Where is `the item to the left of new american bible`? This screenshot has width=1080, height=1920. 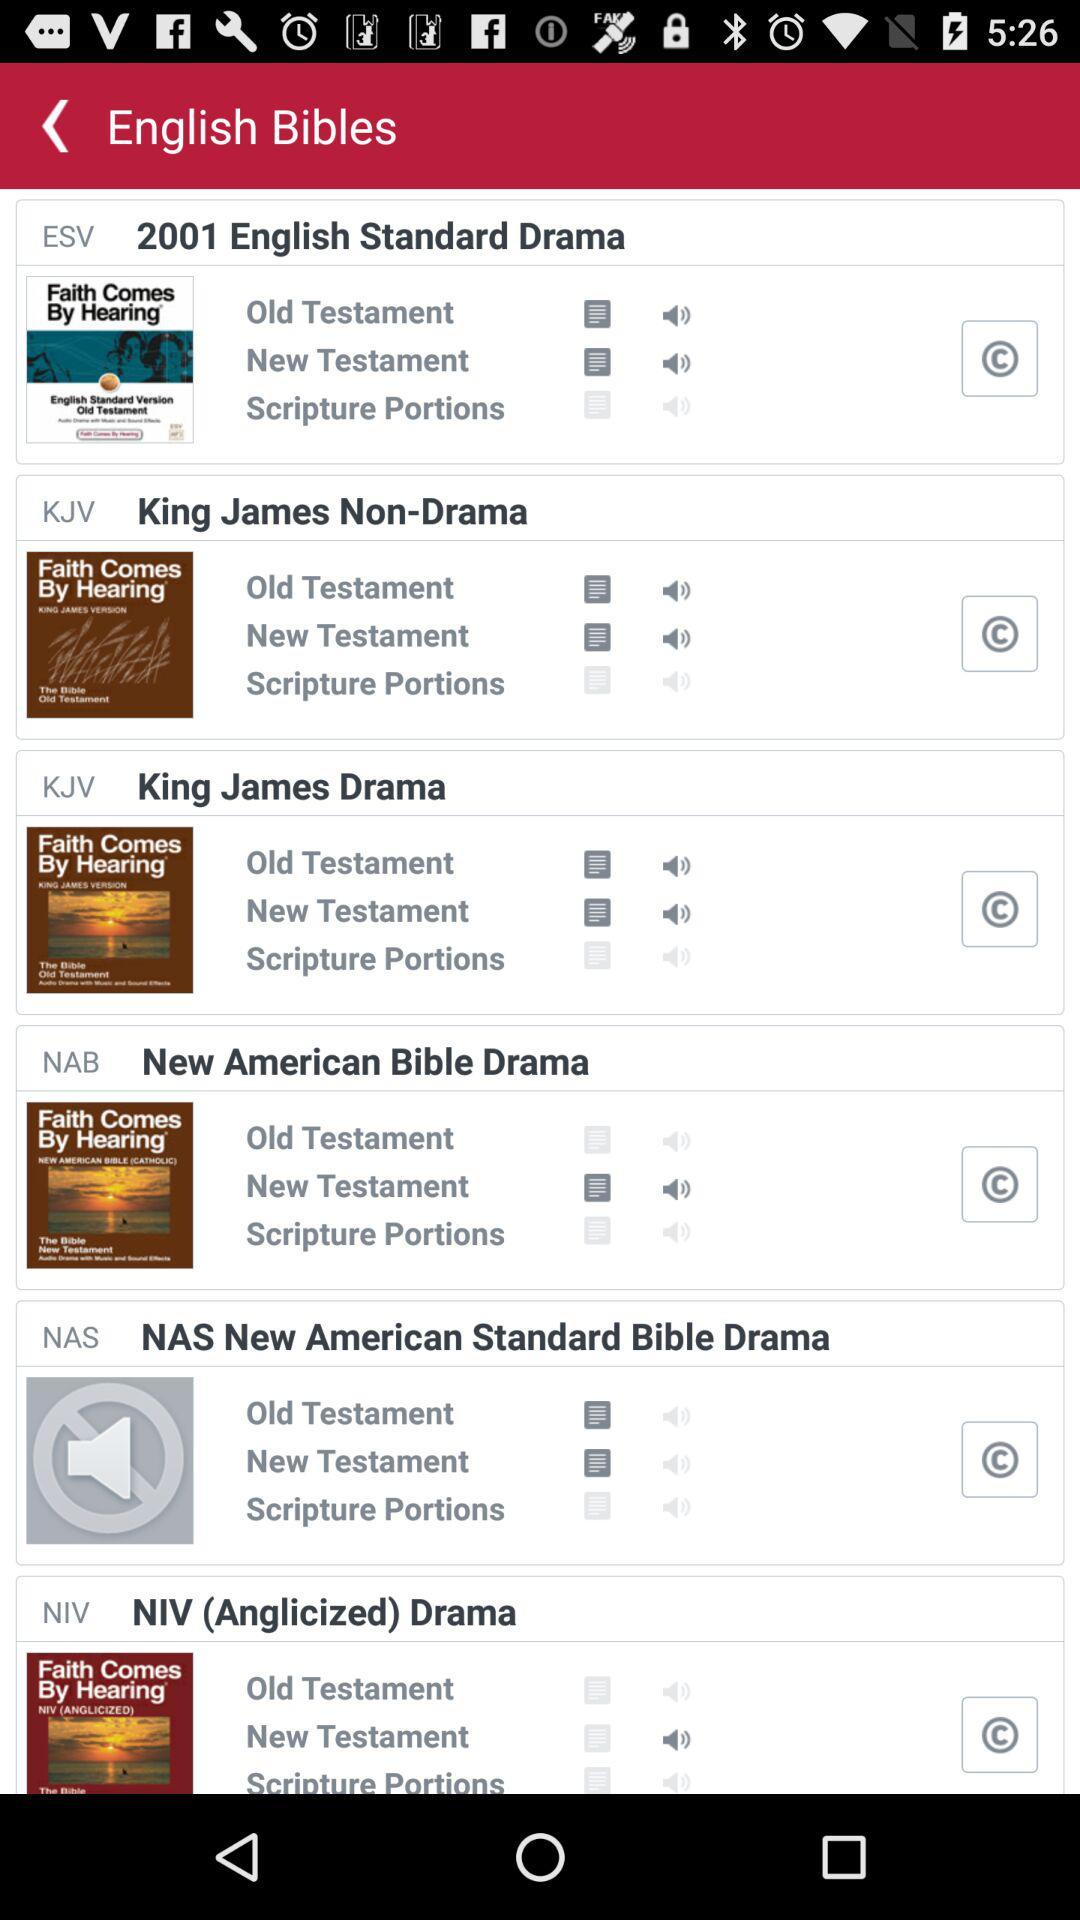
the item to the left of new american bible is located at coordinates (69, 1059).